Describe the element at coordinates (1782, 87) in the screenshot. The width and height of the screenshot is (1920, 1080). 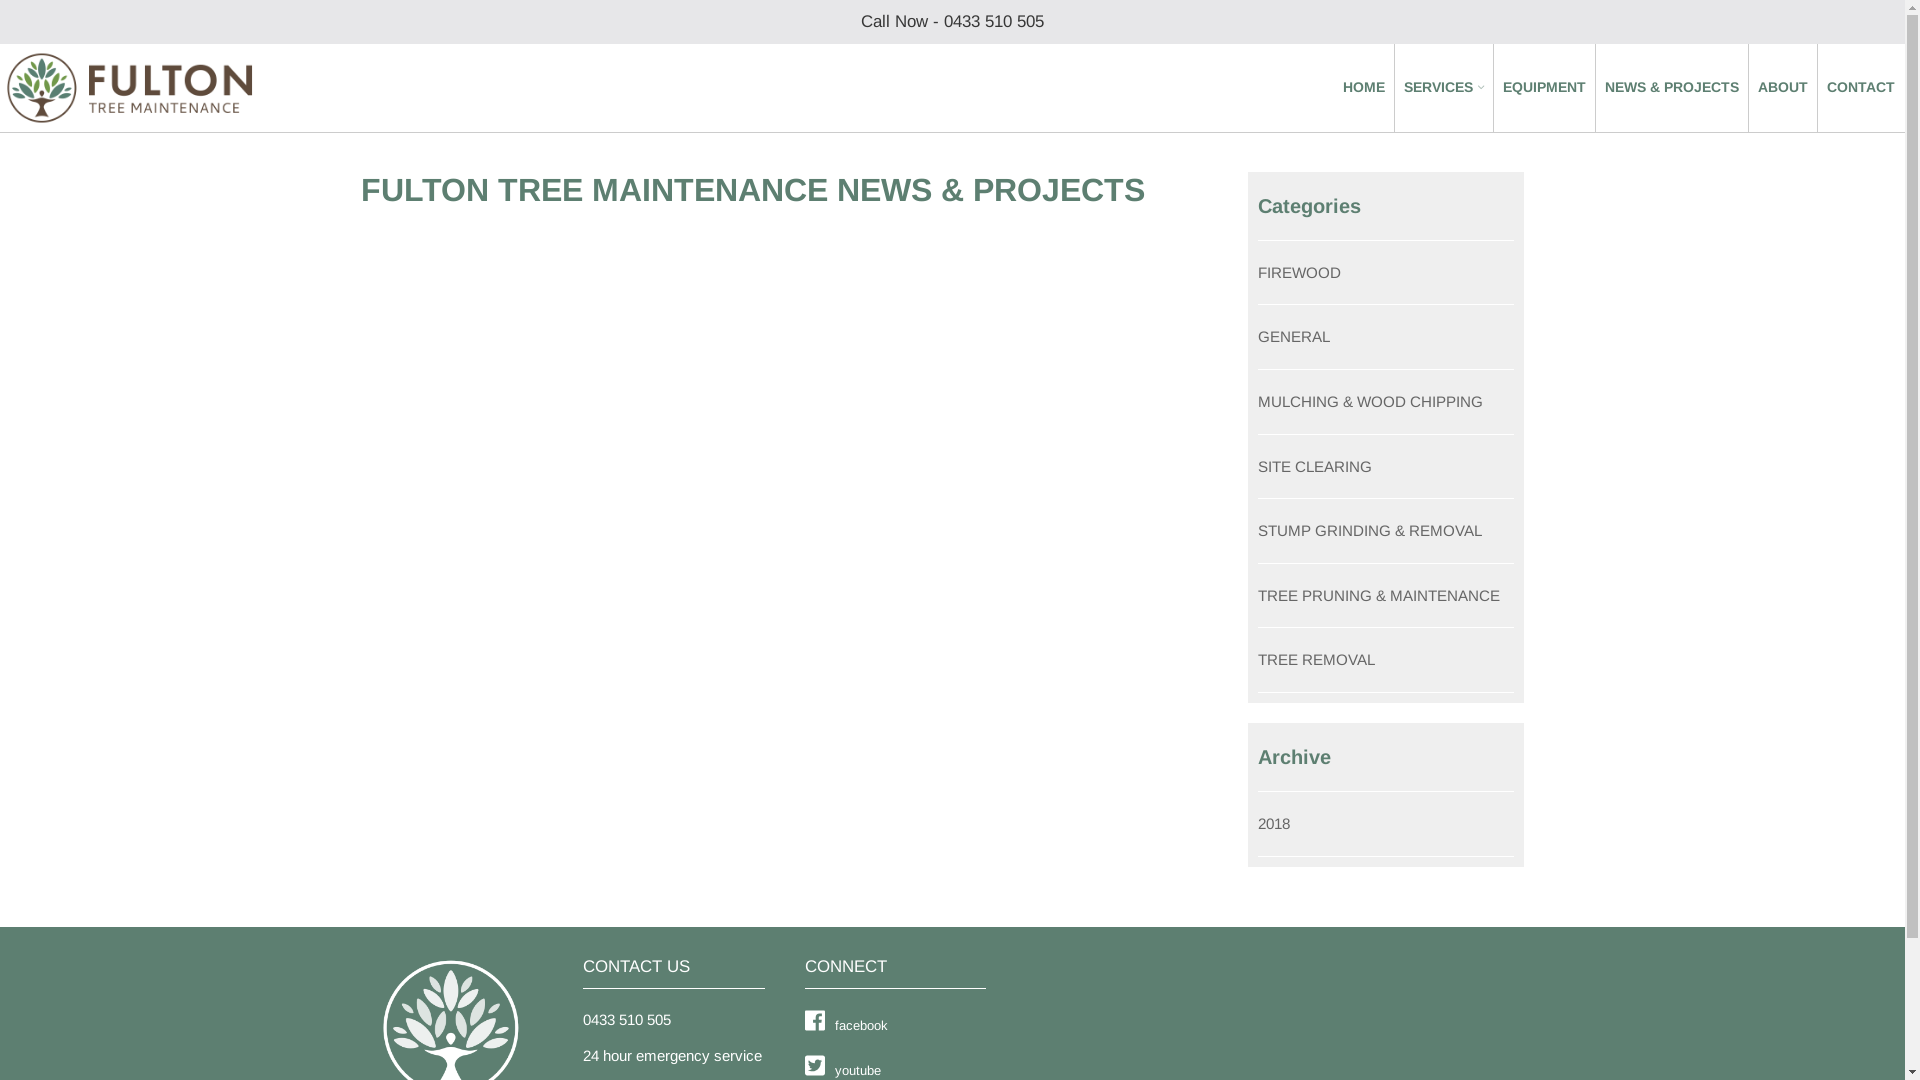
I see `'ABOUT'` at that location.